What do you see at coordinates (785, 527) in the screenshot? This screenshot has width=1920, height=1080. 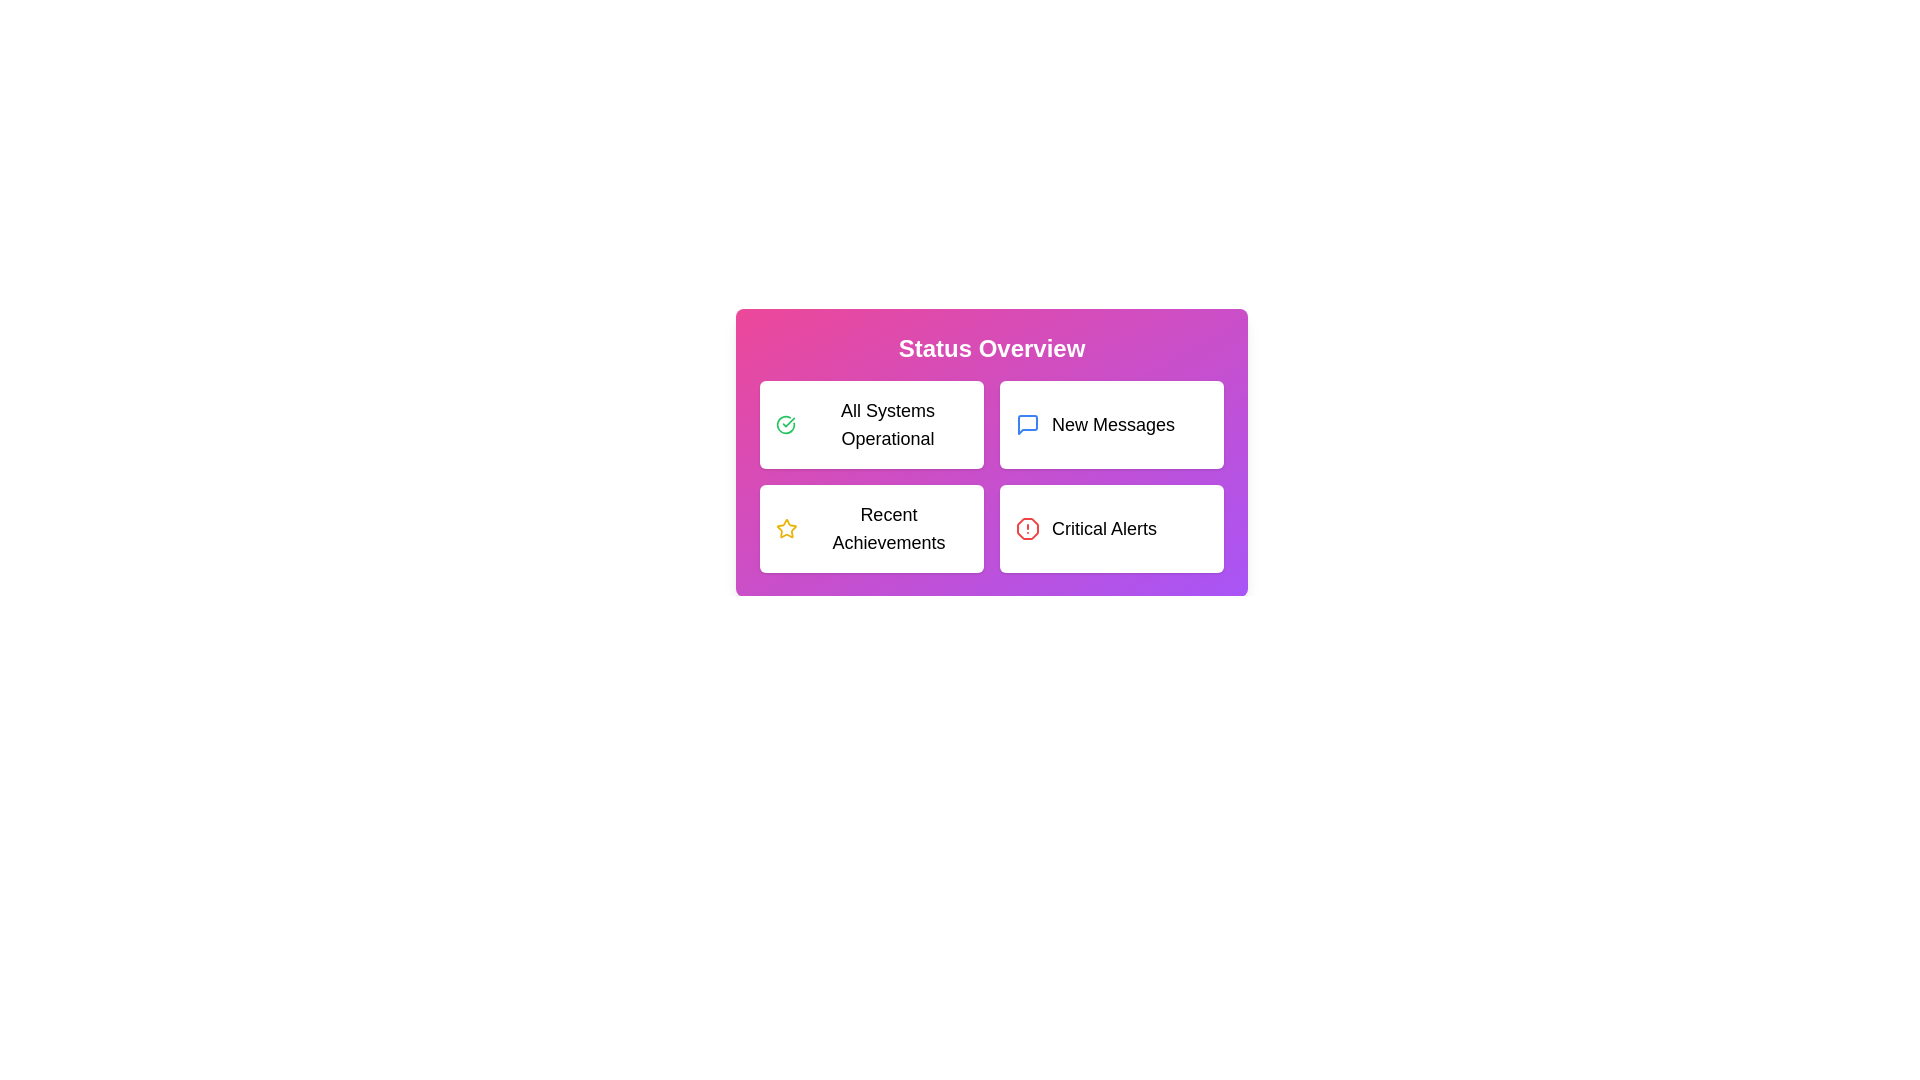 I see `the star icon representing an achievement in the 'Recent Achievements' section, located below the 'Status Overview' title and to the left of the 'Critical Alerts' section` at bounding box center [785, 527].